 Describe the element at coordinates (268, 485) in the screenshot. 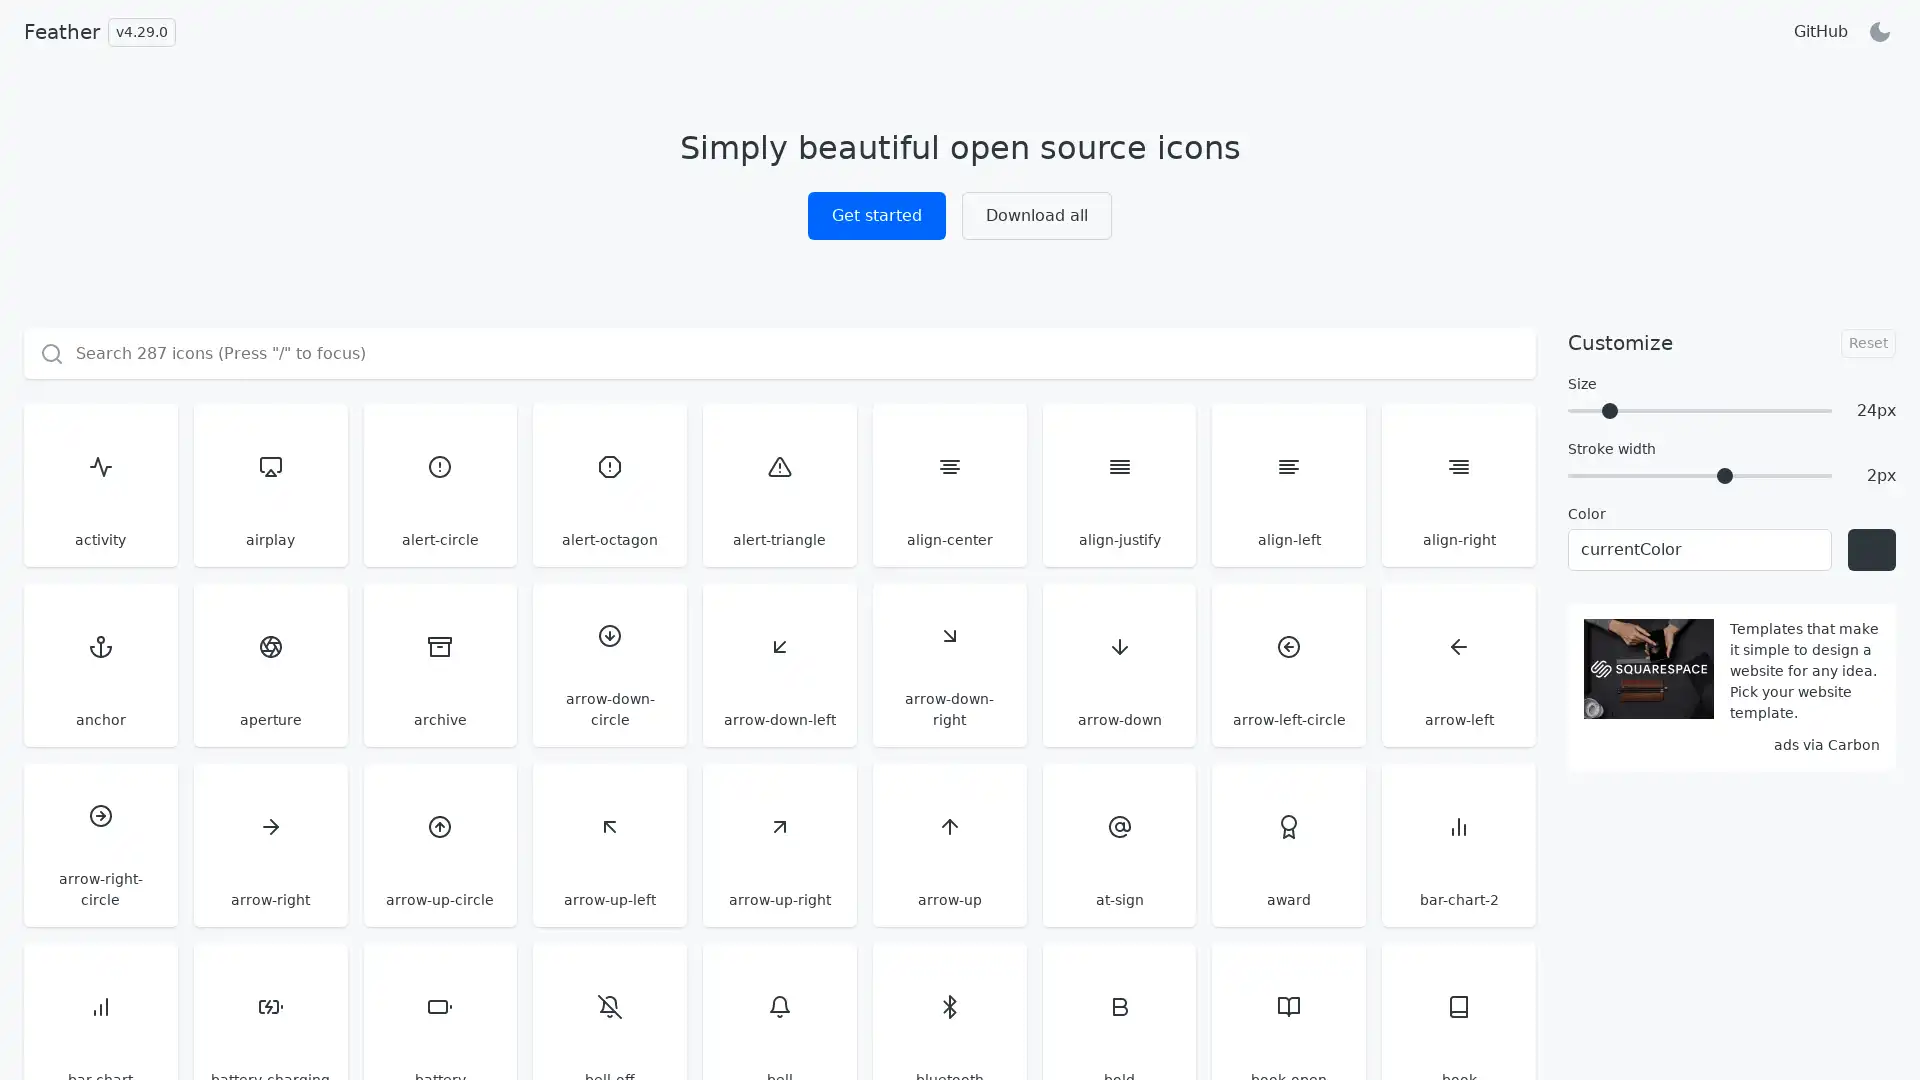

I see `airplay` at that location.